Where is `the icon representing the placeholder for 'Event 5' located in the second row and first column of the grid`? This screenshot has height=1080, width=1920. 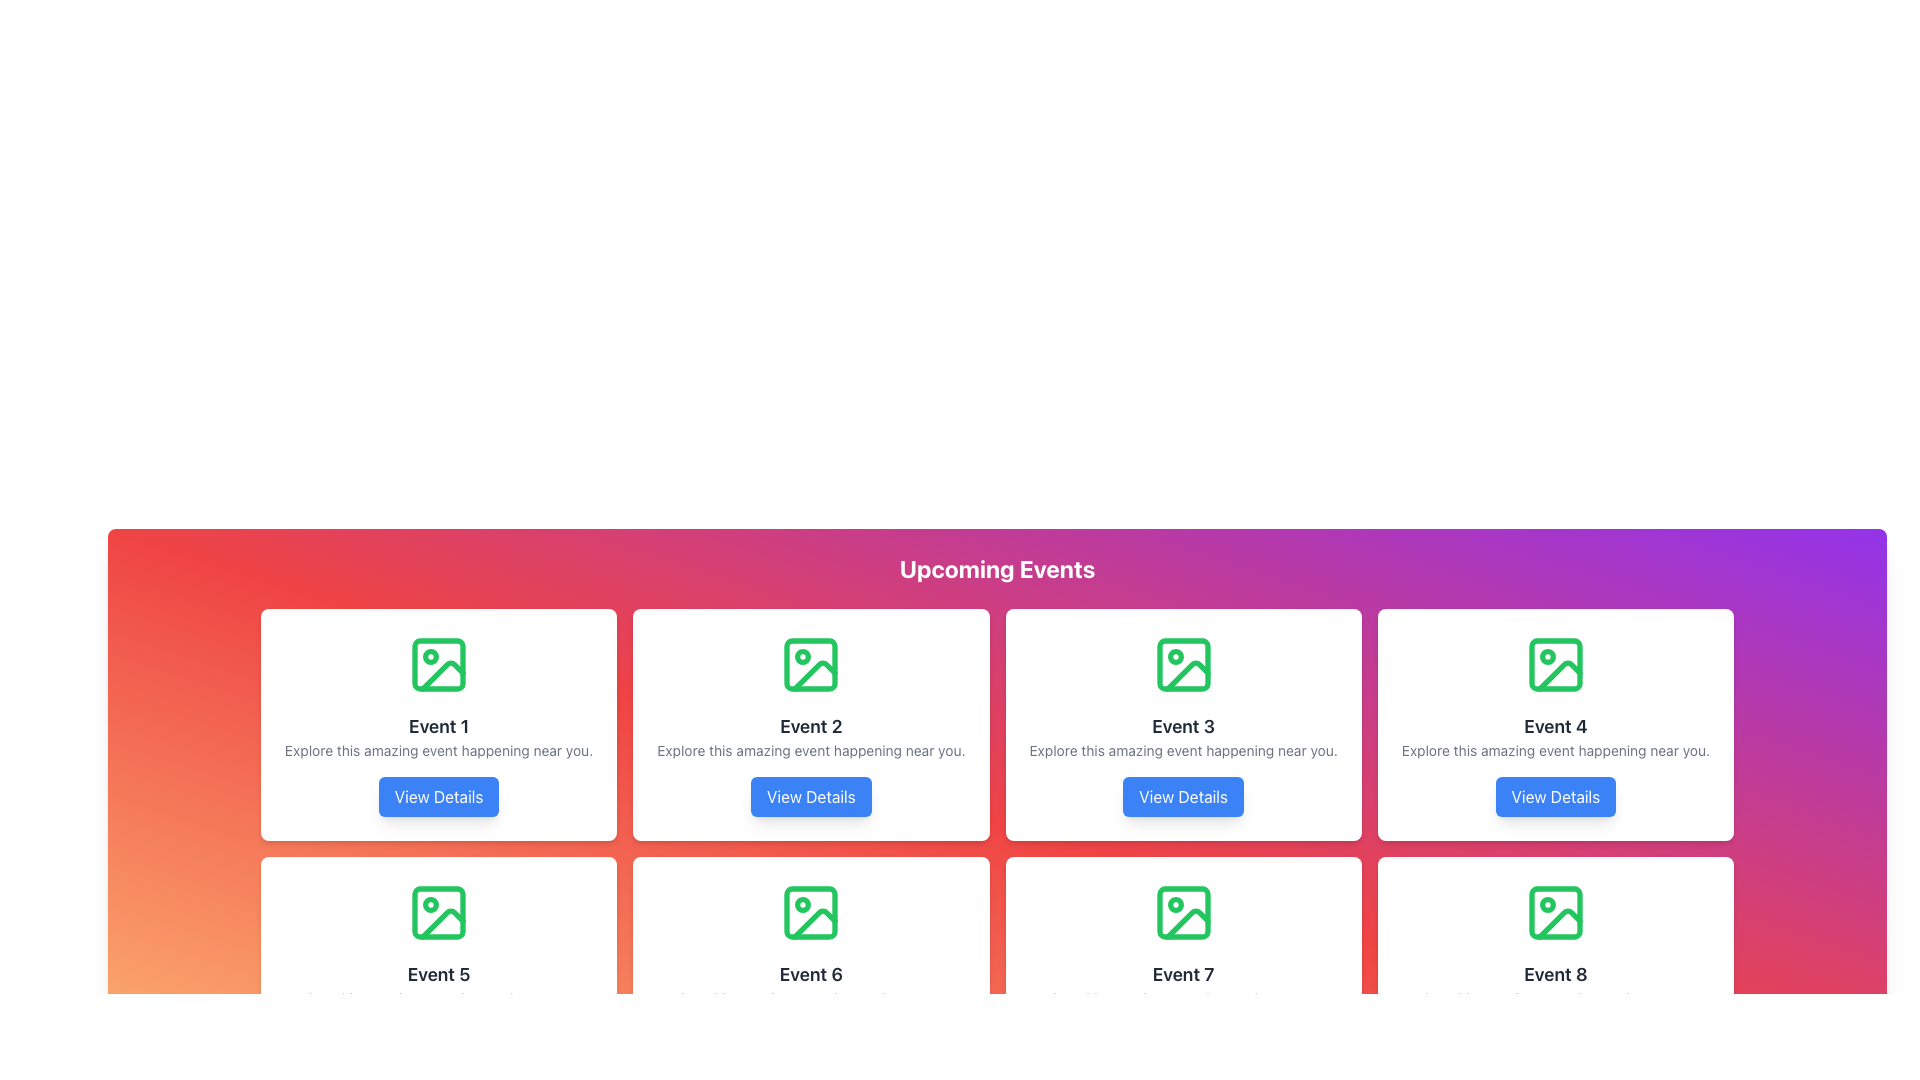
the icon representing the placeholder for 'Event 5' located in the second row and first column of the grid is located at coordinates (438, 913).